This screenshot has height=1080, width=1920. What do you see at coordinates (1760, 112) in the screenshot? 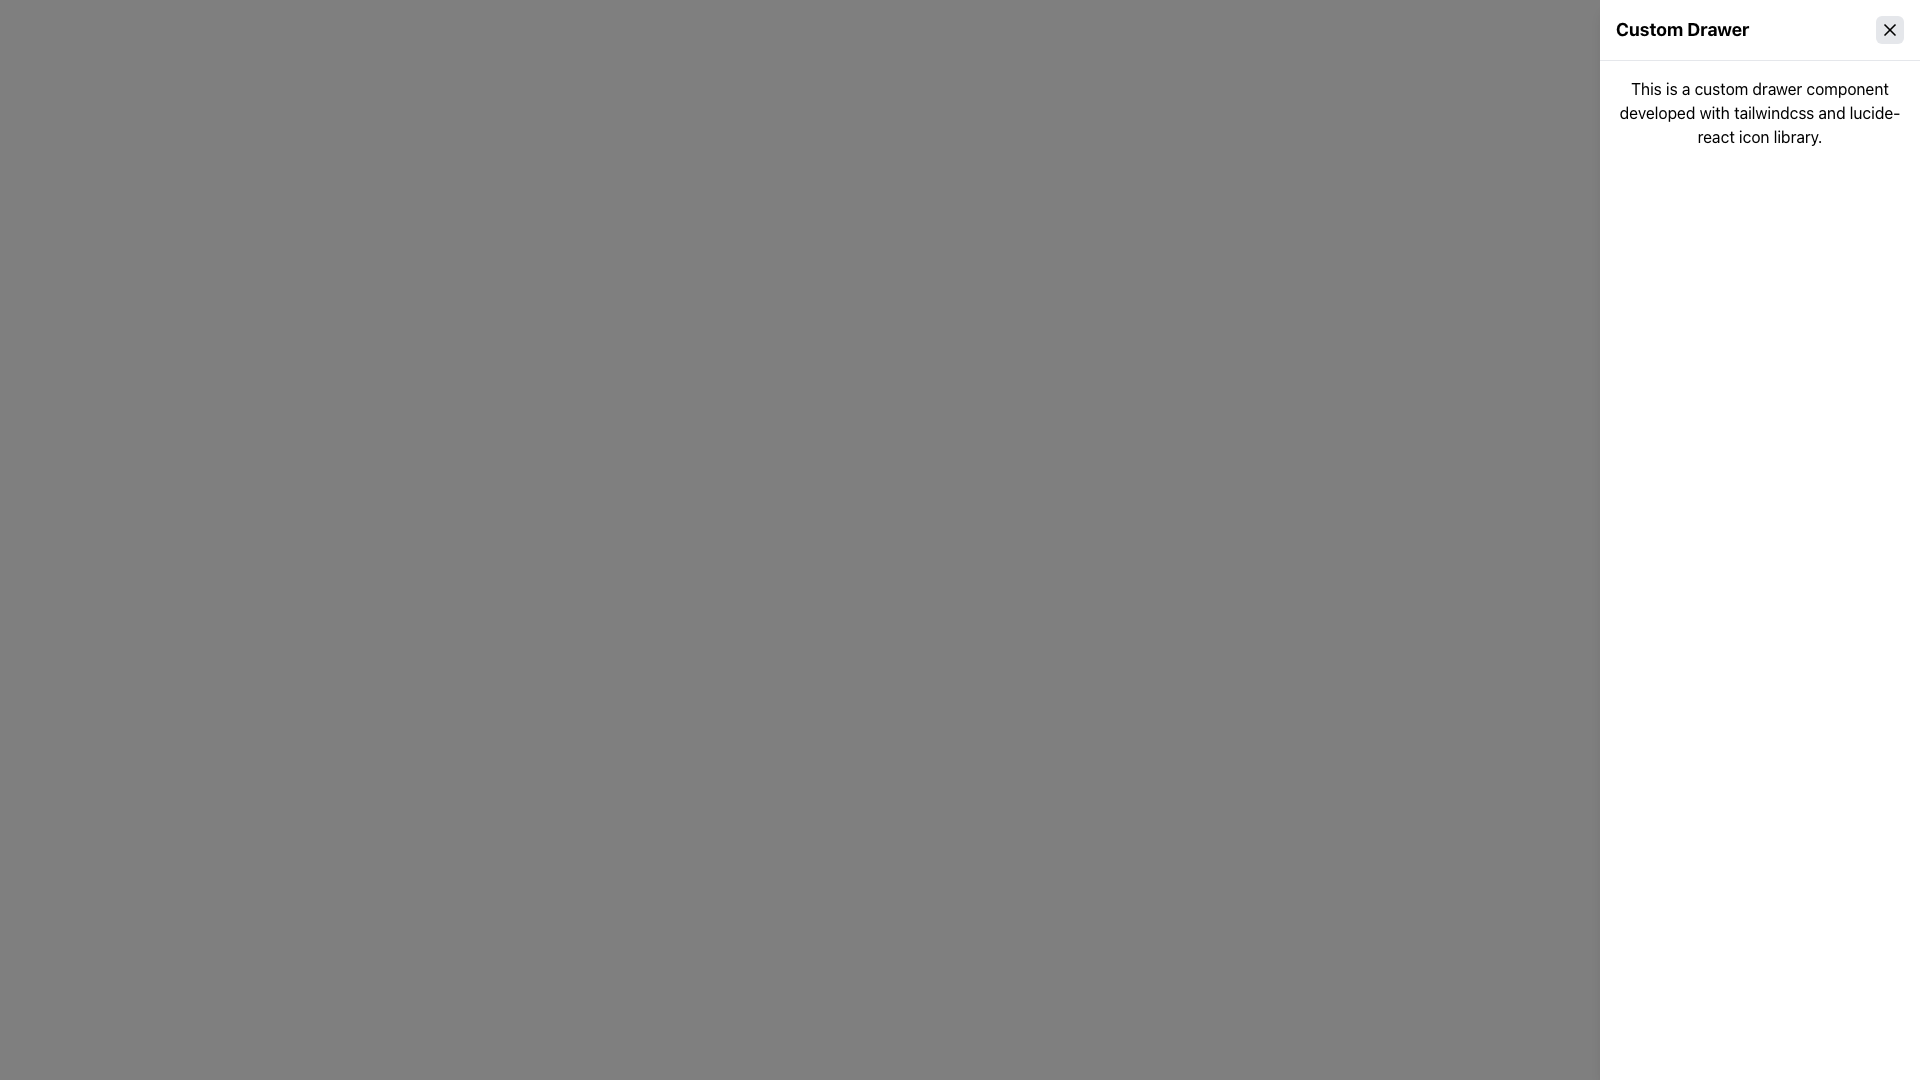
I see `text from the text block that contains the sentence: 'This is a custom drawer component developed with tailwindcss and lucide-react icon library.'` at bounding box center [1760, 112].